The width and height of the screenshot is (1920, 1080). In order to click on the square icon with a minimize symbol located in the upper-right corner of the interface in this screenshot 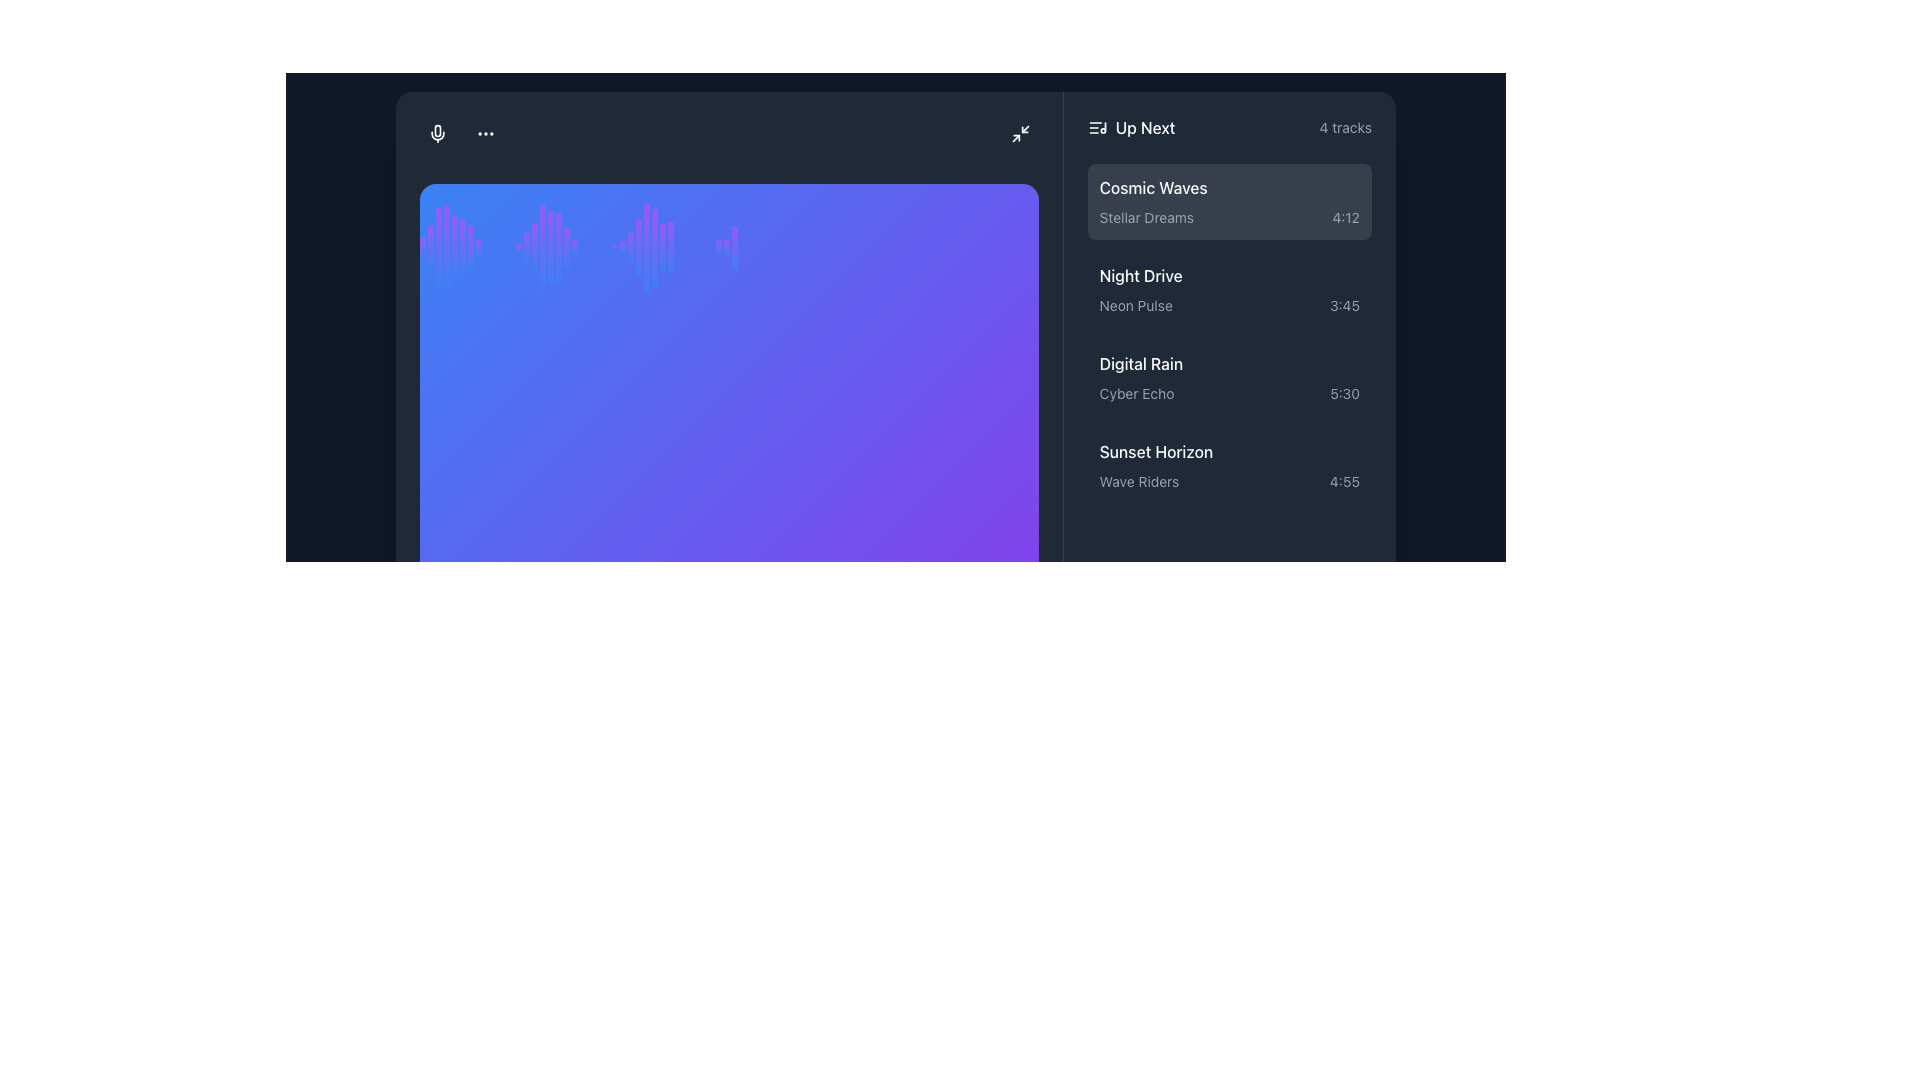, I will do `click(1020, 133)`.